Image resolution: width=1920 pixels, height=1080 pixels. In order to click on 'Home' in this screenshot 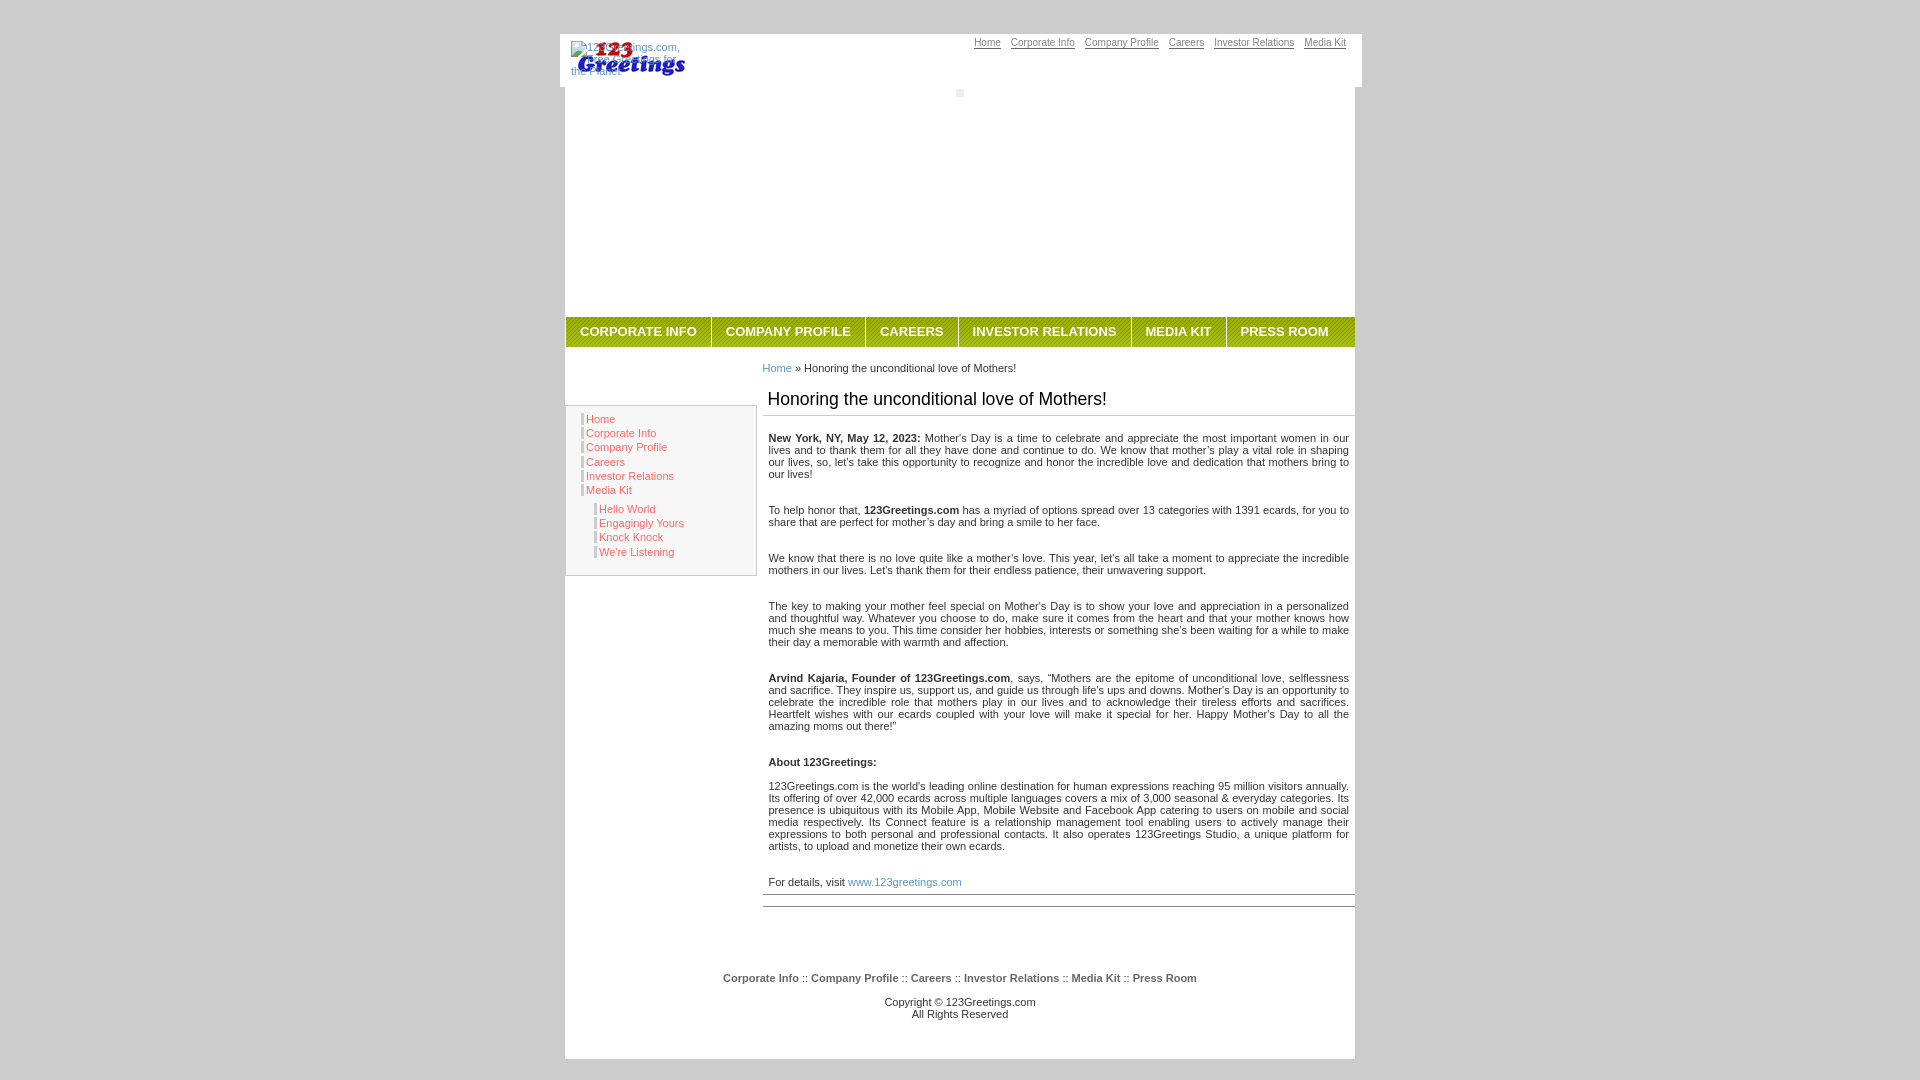, I will do `click(579, 418)`.